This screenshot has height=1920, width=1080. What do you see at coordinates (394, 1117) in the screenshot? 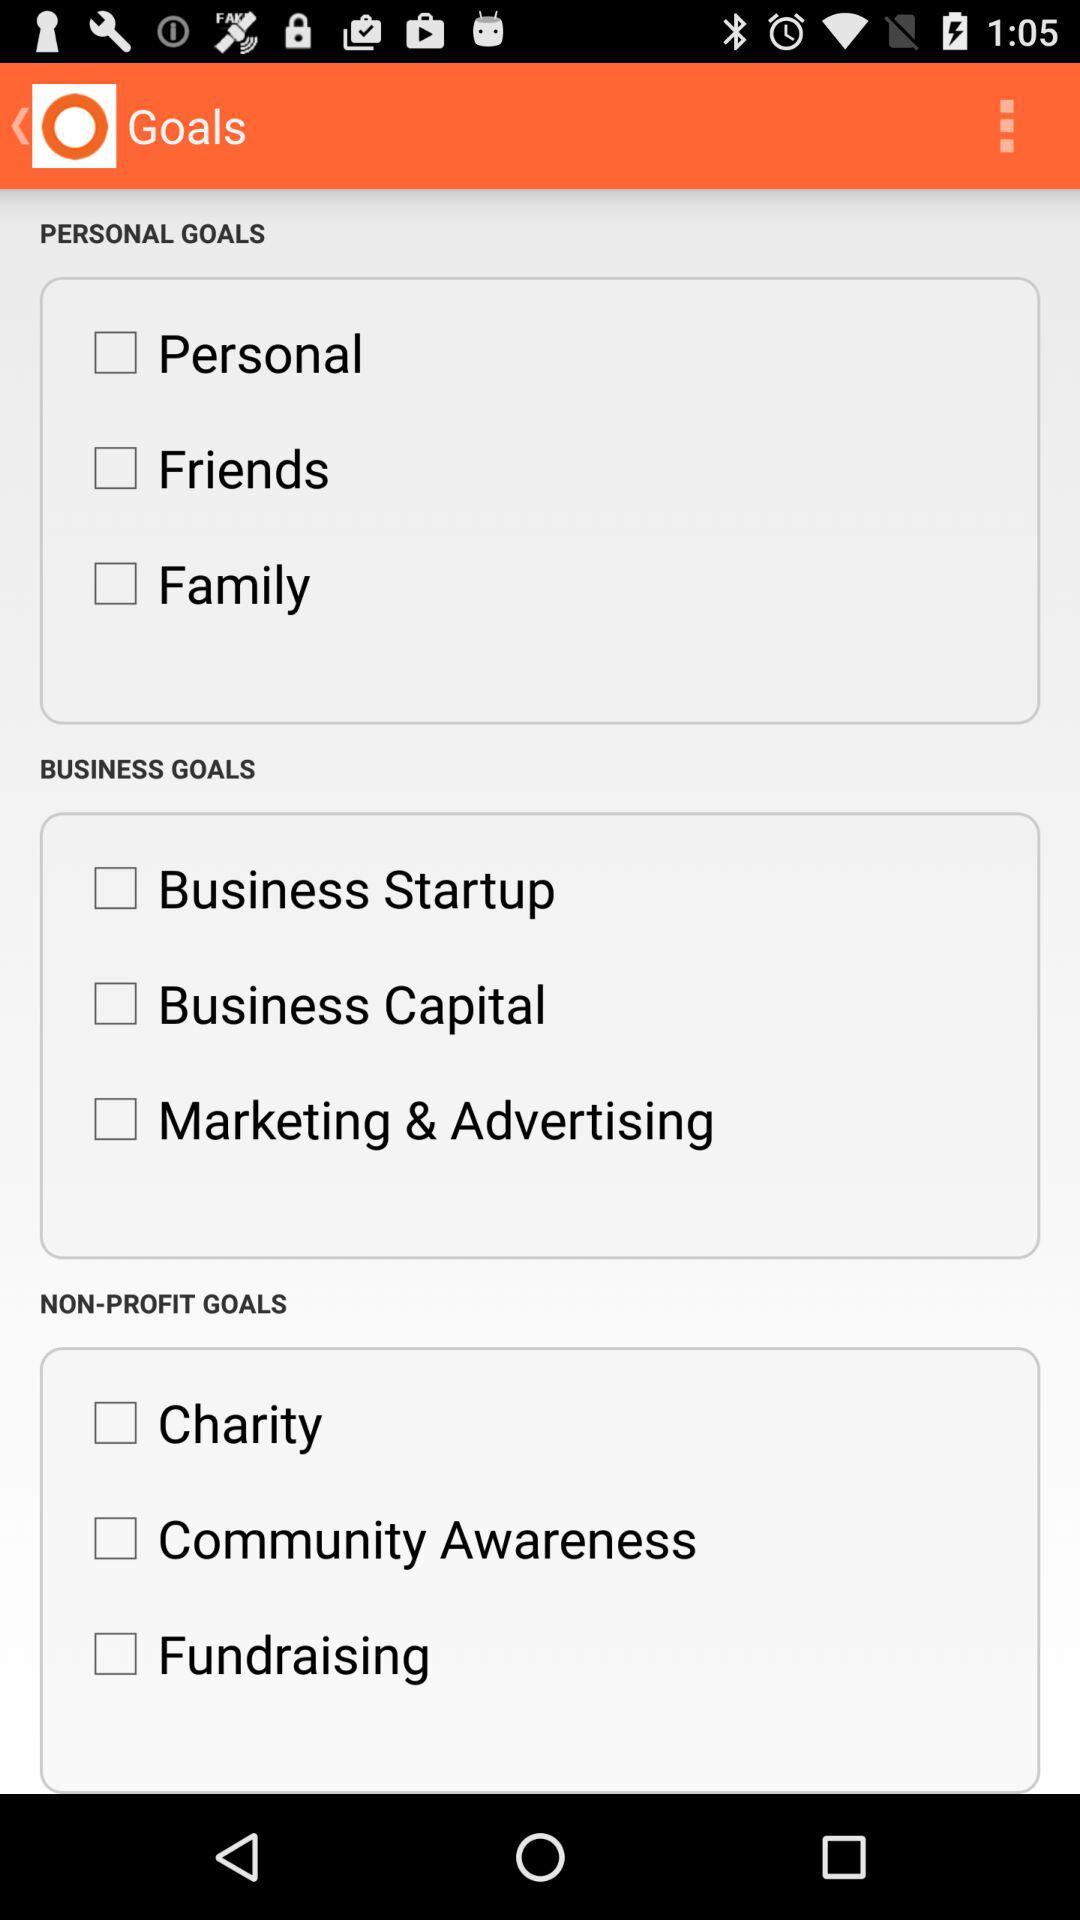
I see `checkbox at the center` at bounding box center [394, 1117].